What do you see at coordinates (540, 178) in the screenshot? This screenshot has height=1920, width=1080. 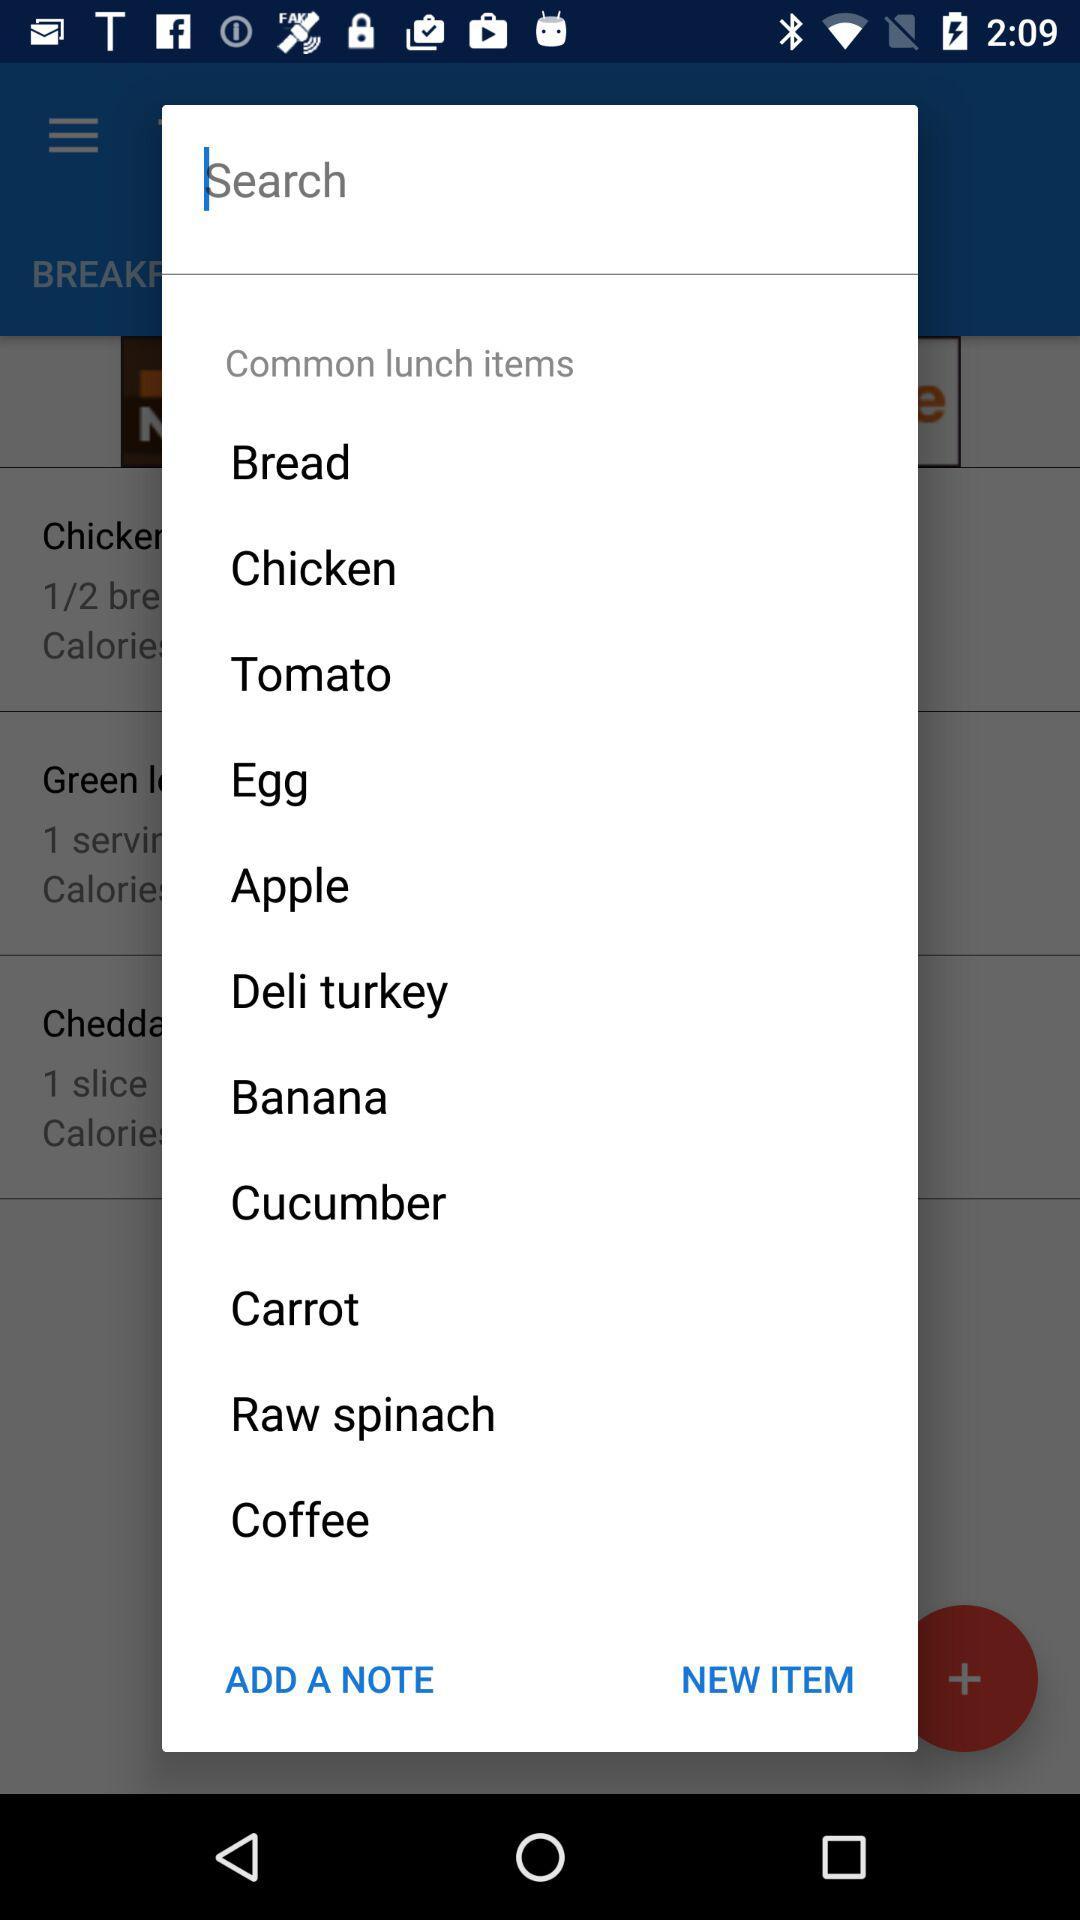 I see `search` at bounding box center [540, 178].